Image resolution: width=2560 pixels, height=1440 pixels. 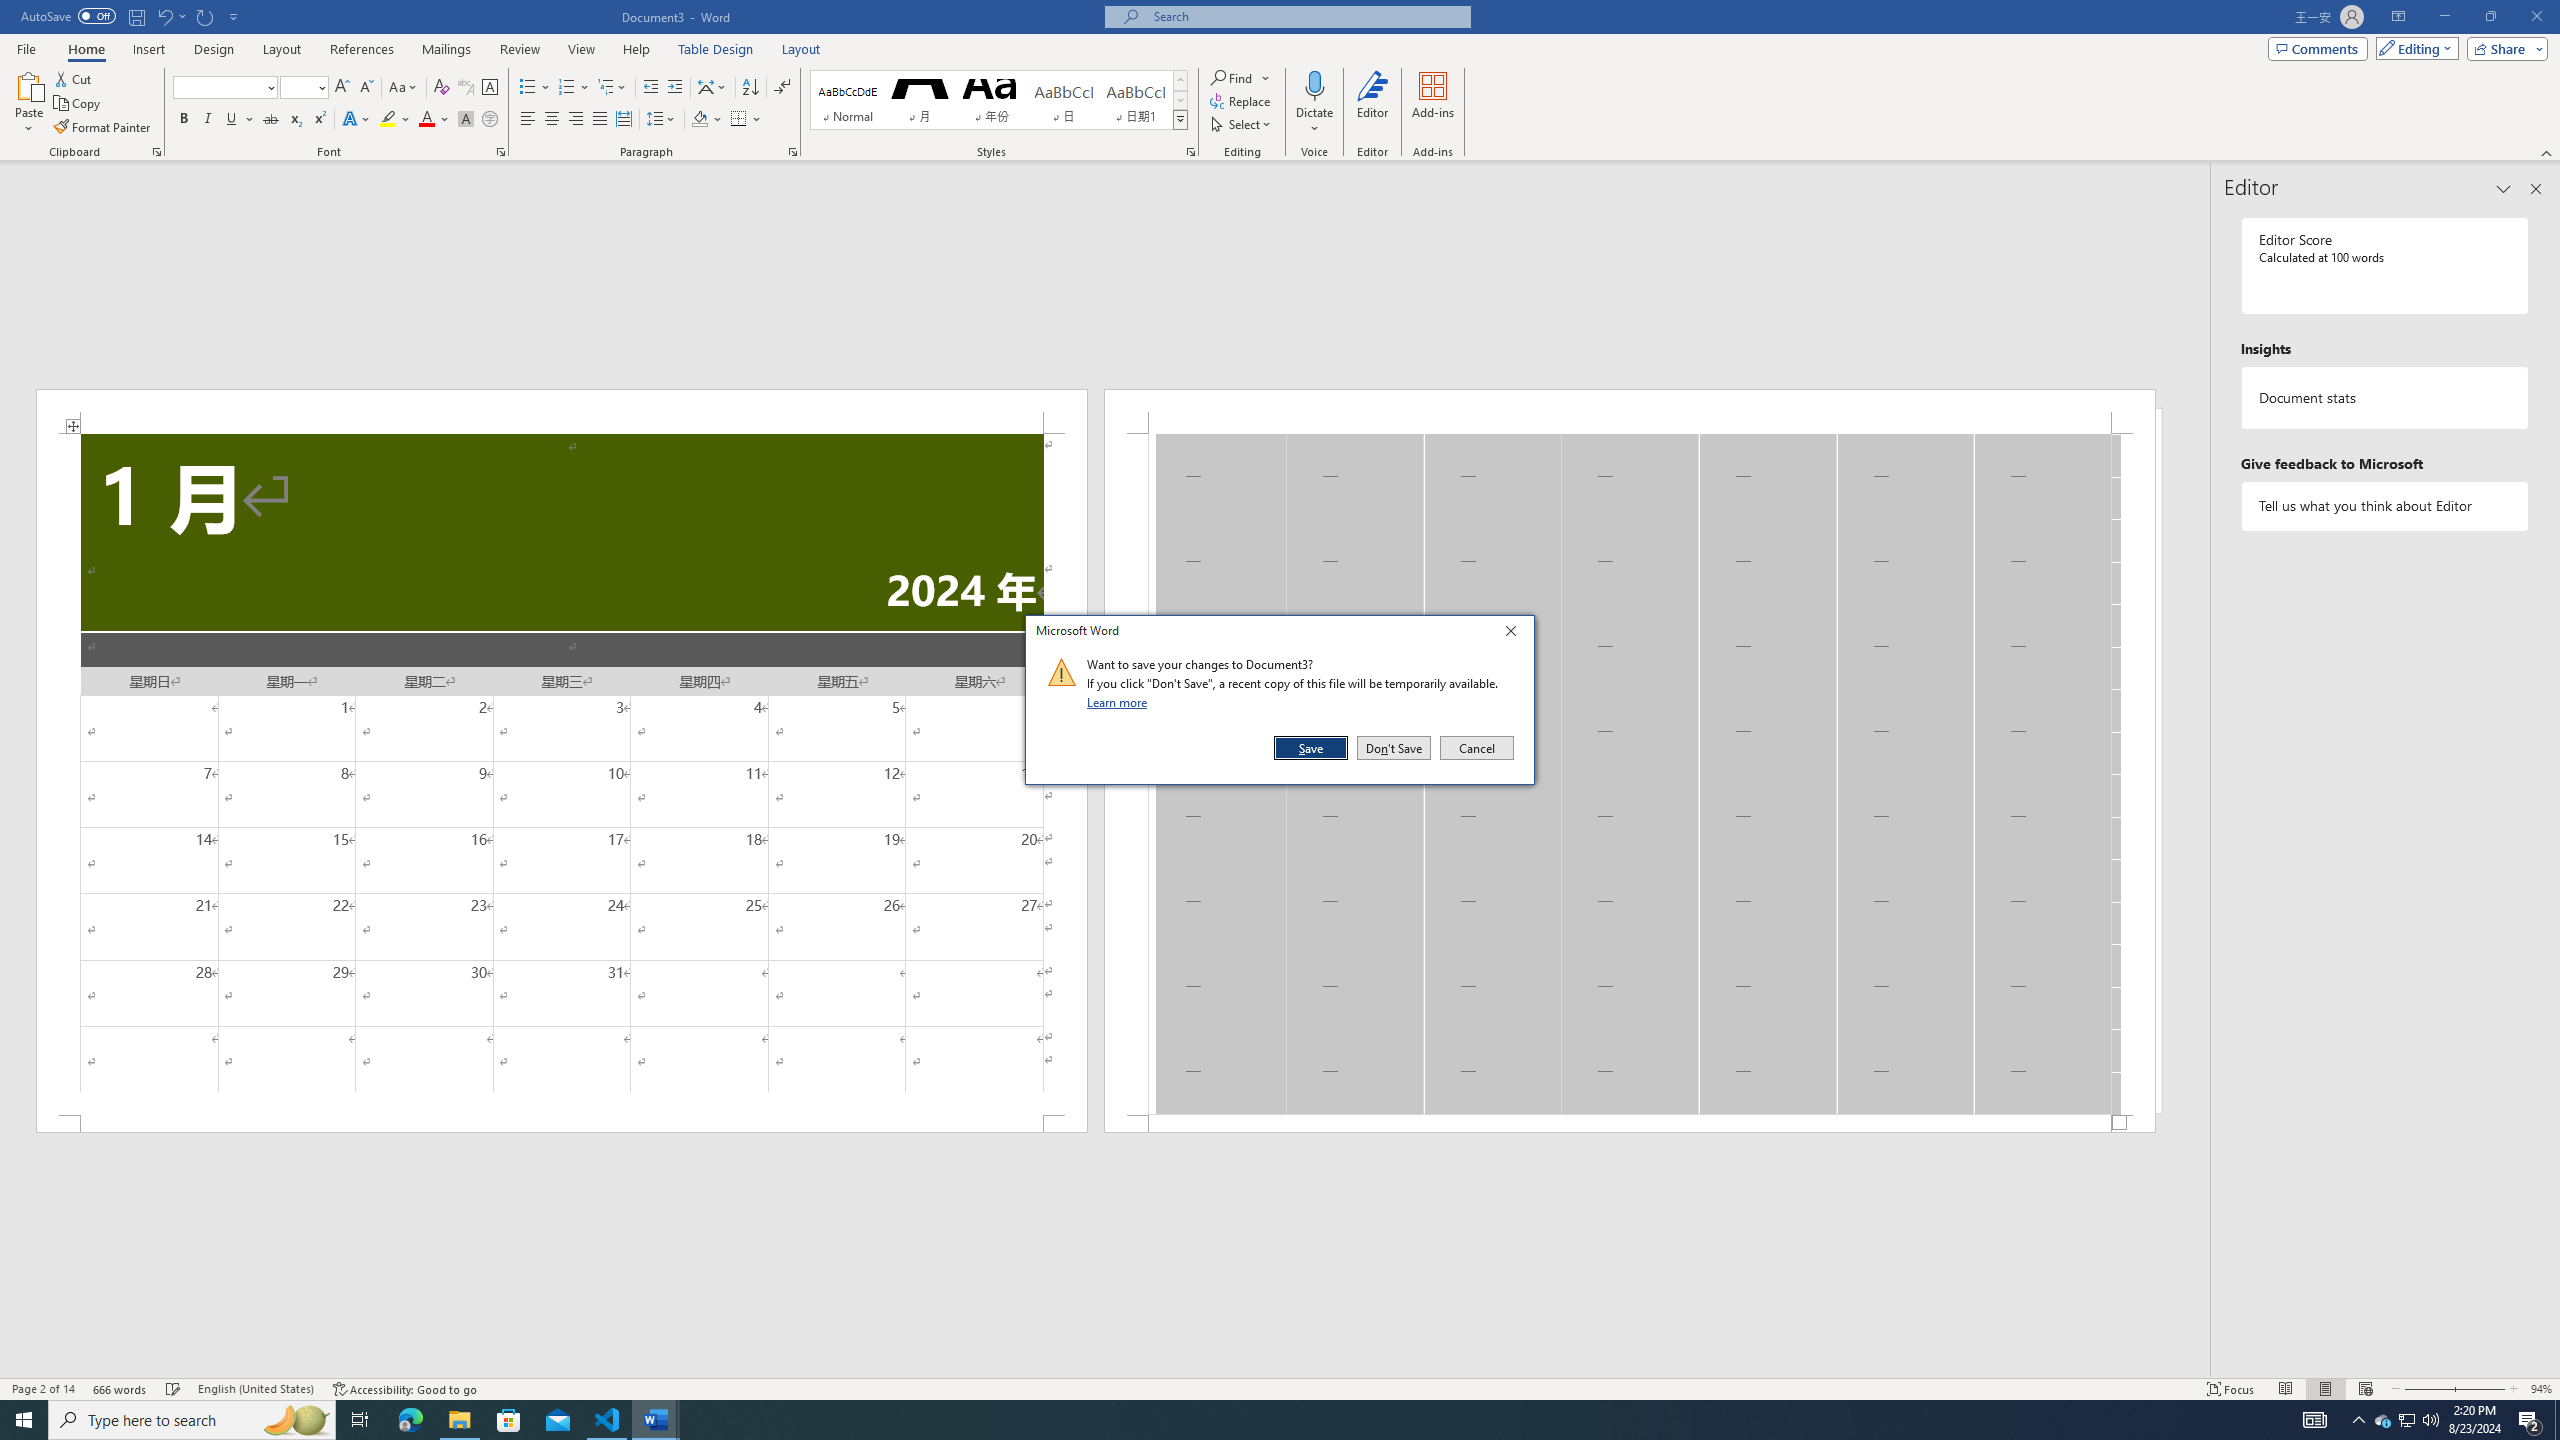 I want to click on 'Repeat Copy', so click(x=205, y=15).